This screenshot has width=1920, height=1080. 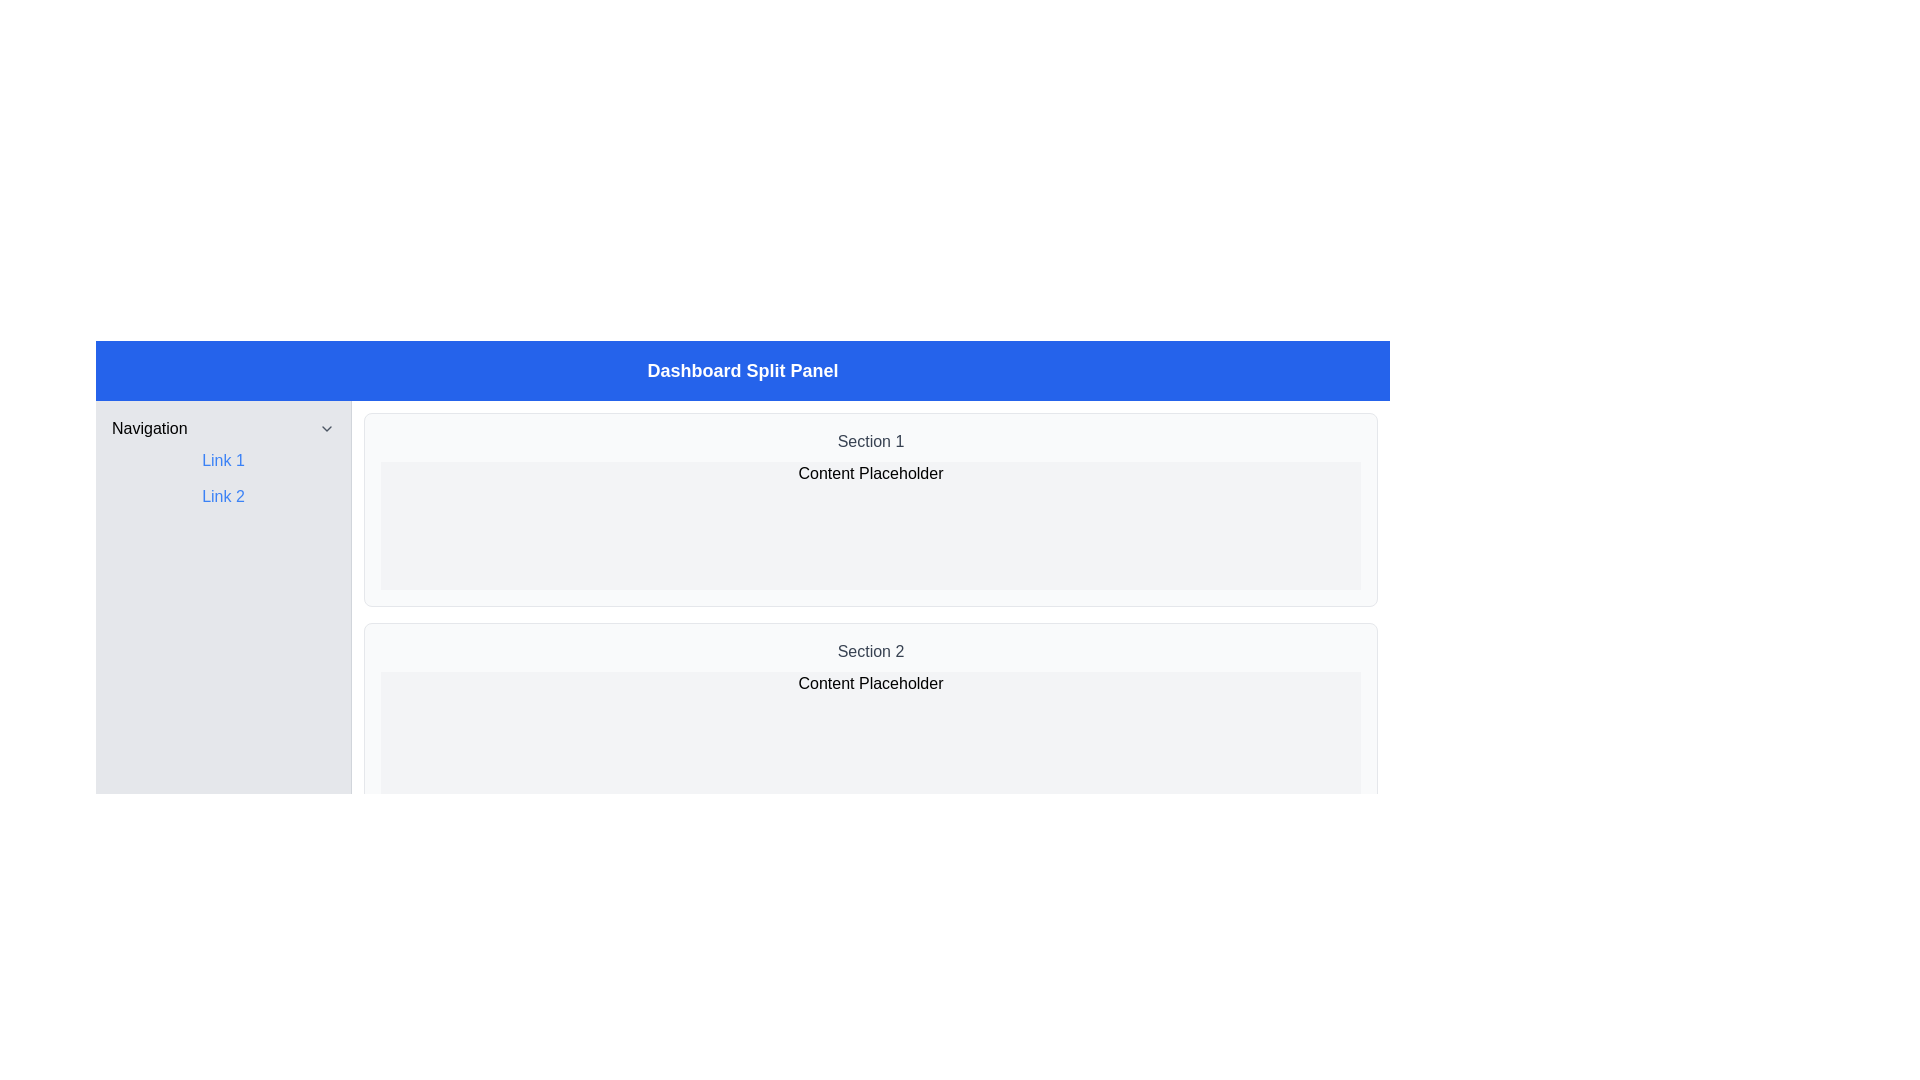 I want to click on 'Navigation' text label located in the top-left corner of the sidebar, which is a bold black font on a gray background, so click(x=148, y=427).